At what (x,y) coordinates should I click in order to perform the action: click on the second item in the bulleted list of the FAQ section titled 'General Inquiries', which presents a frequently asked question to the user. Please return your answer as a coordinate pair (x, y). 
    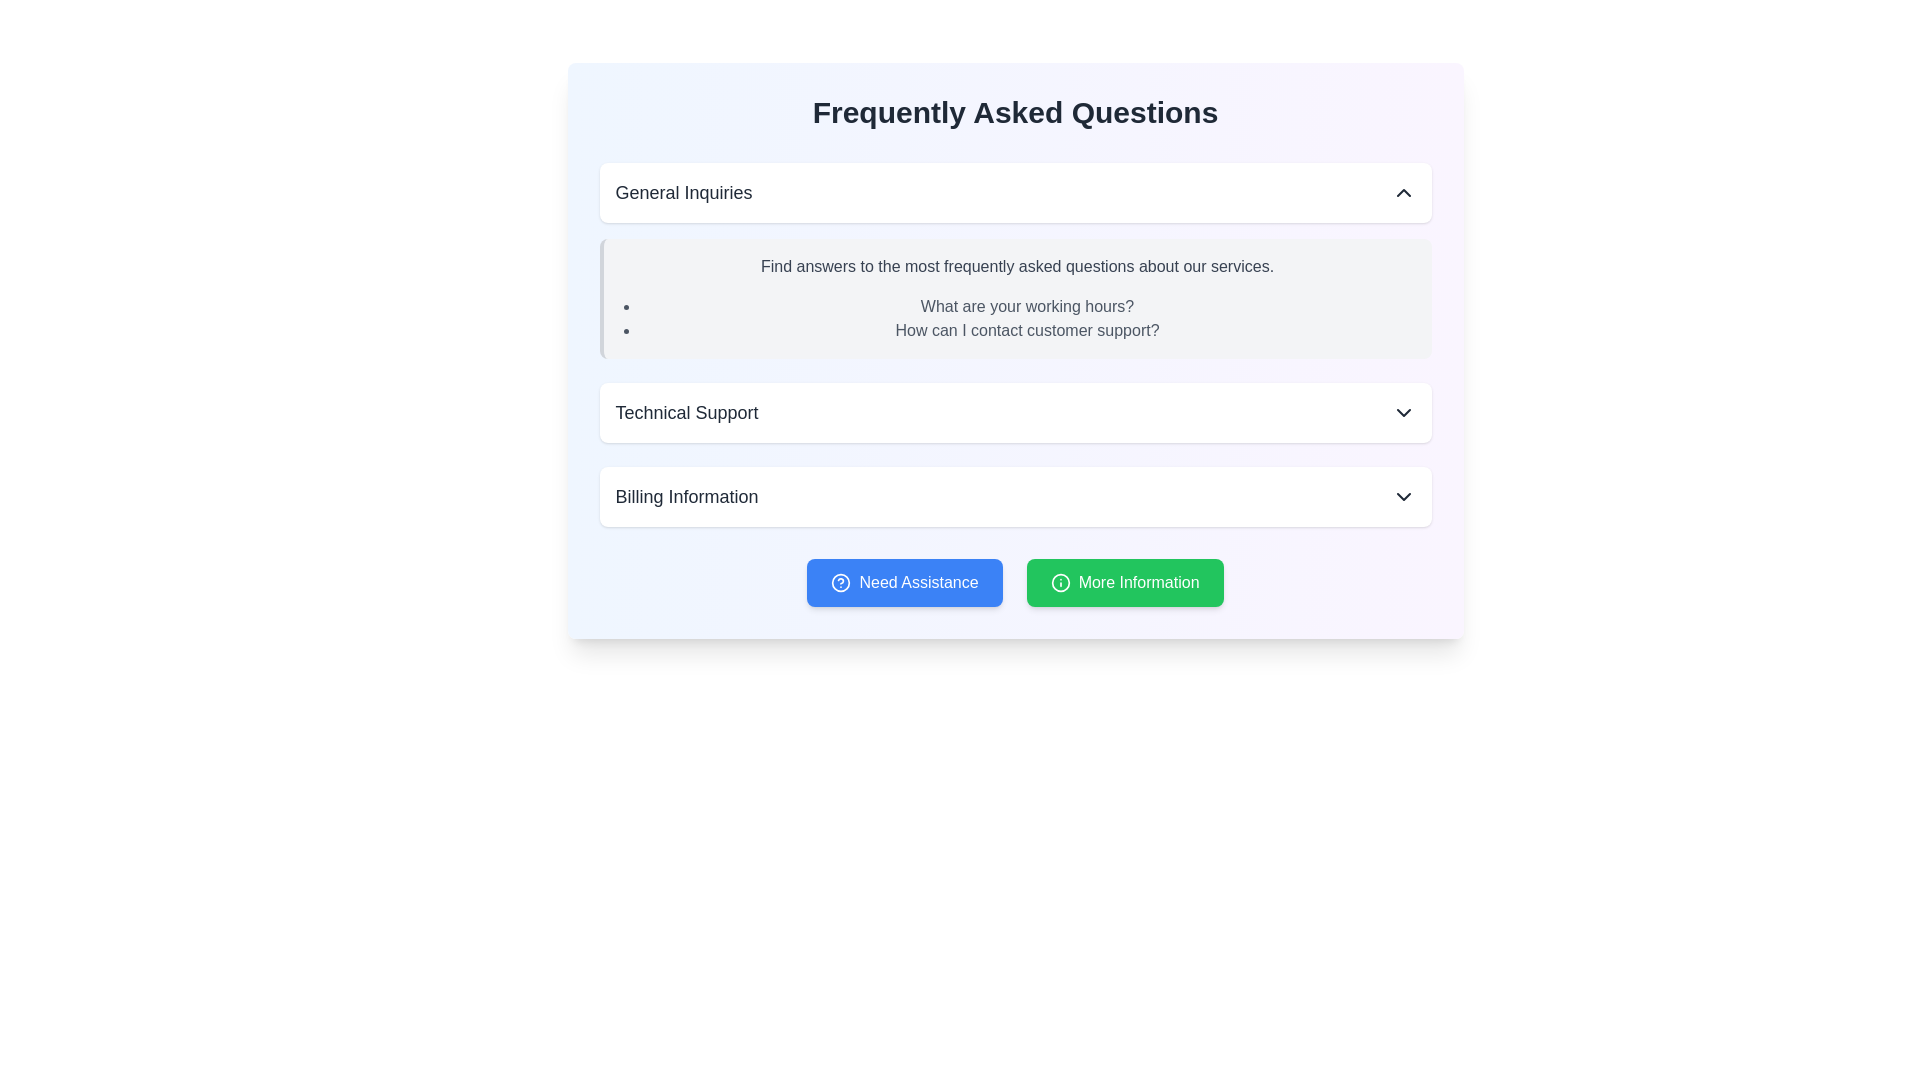
    Looking at the image, I should click on (1027, 330).